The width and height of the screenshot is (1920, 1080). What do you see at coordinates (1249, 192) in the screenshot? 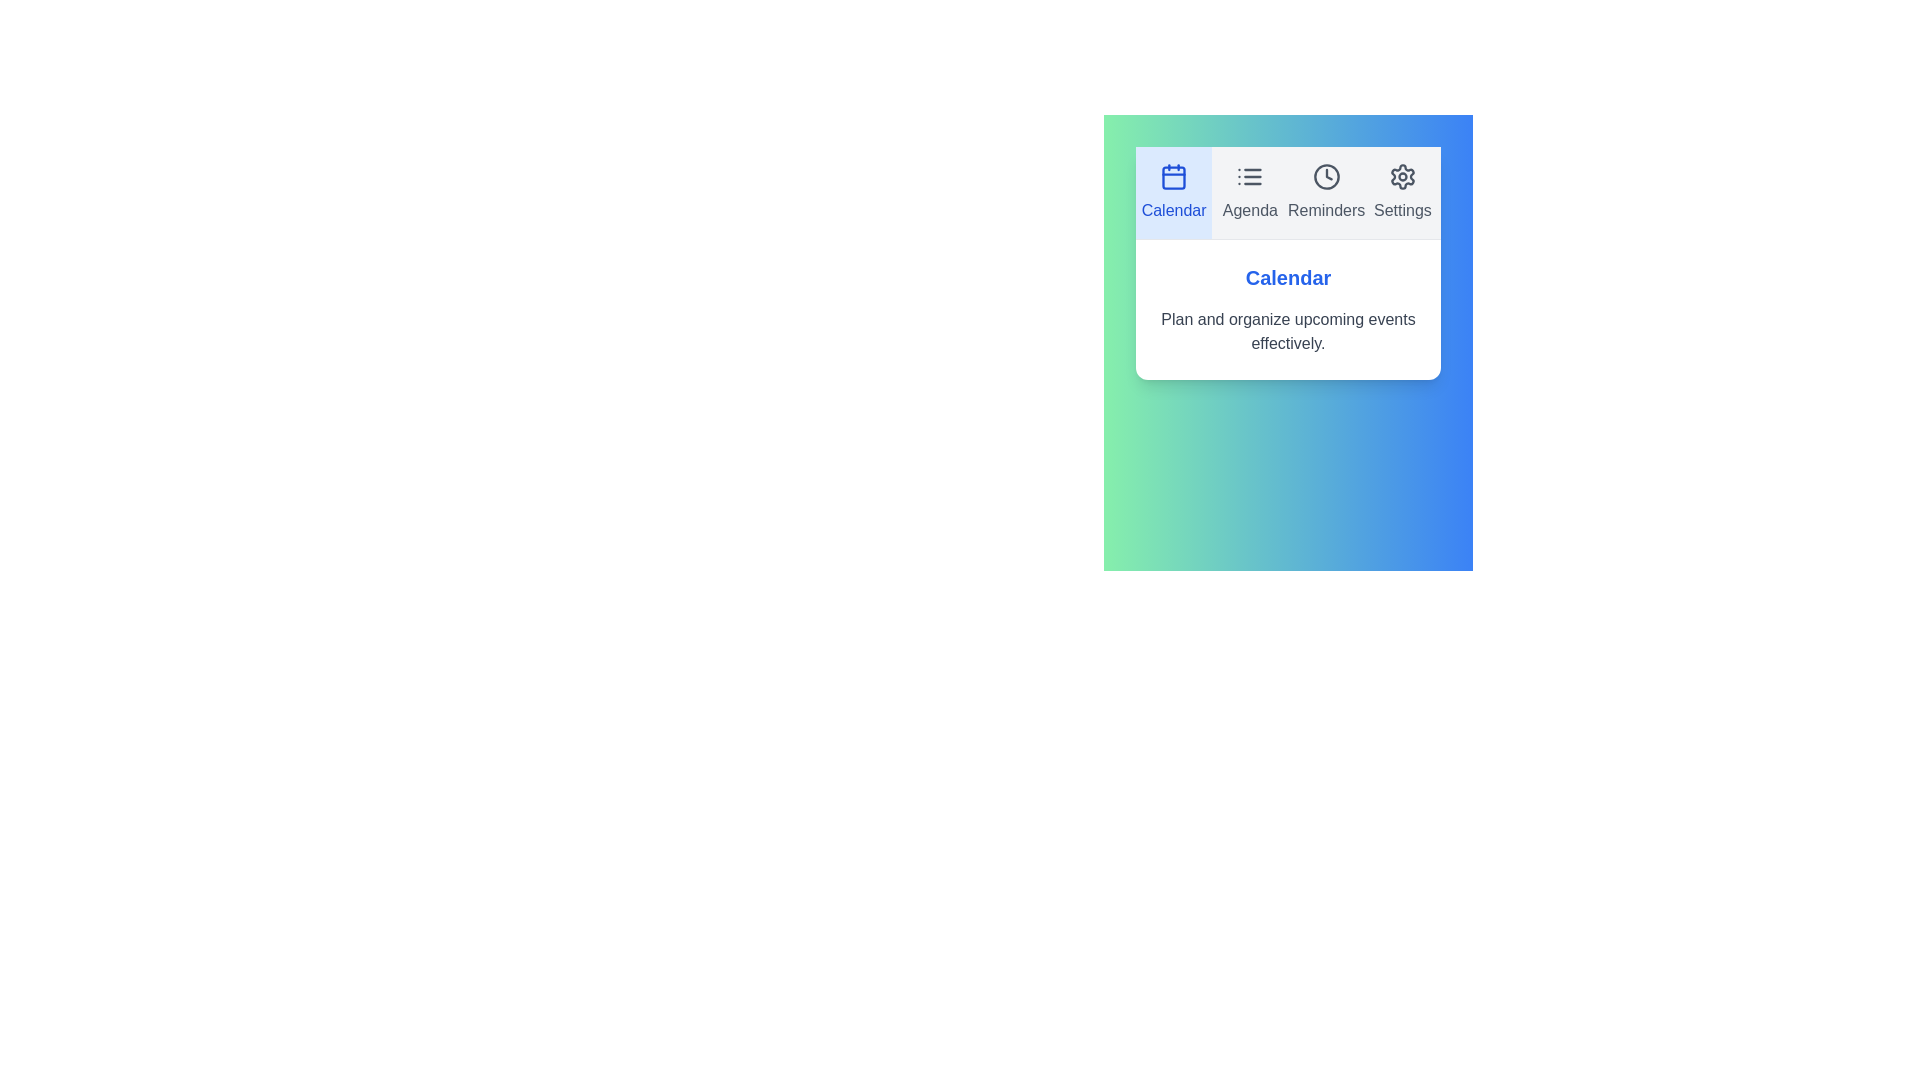
I see `the Agenda tab to view its content` at bounding box center [1249, 192].